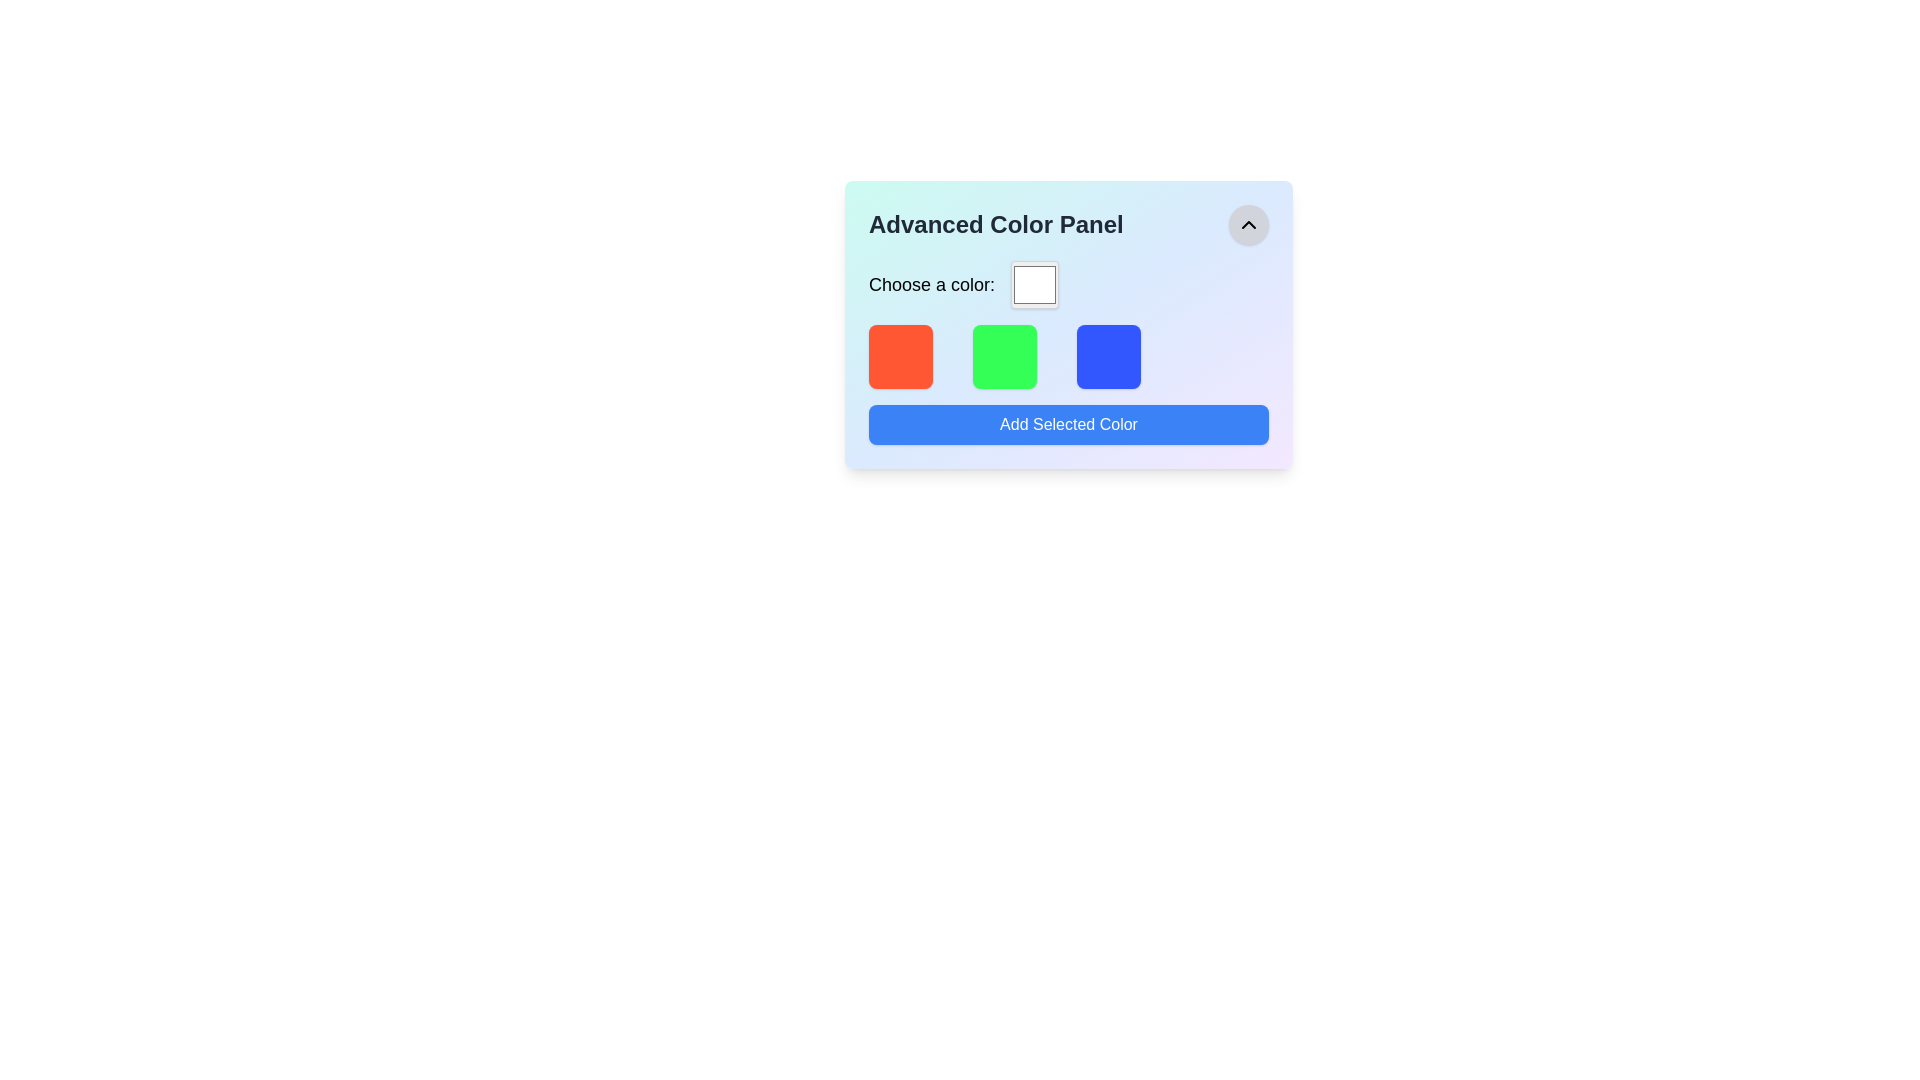  Describe the element at coordinates (930, 285) in the screenshot. I see `the text label indicating the purpose of the adjacent color selection field located near the top-left of the color selection interface` at that location.